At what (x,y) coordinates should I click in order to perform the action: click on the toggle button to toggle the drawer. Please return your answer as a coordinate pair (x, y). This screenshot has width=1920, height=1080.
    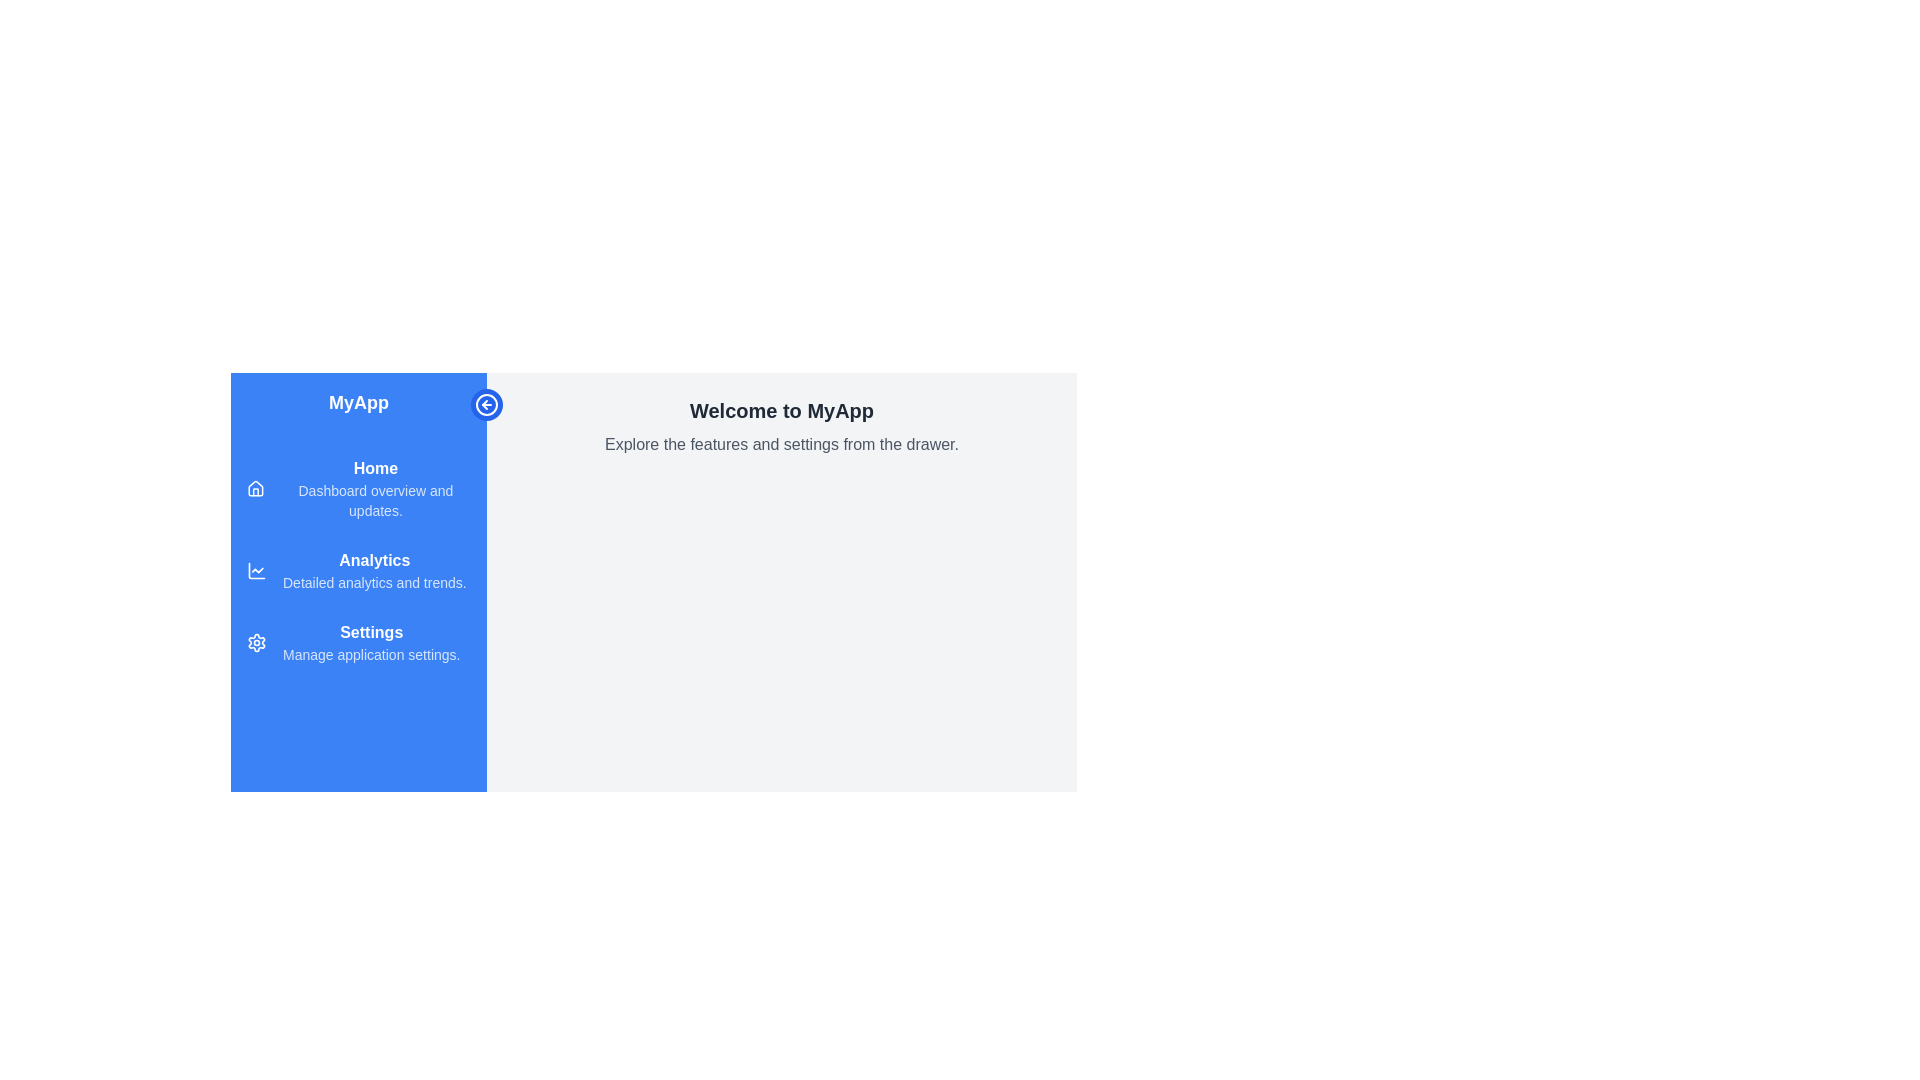
    Looking at the image, I should click on (486, 405).